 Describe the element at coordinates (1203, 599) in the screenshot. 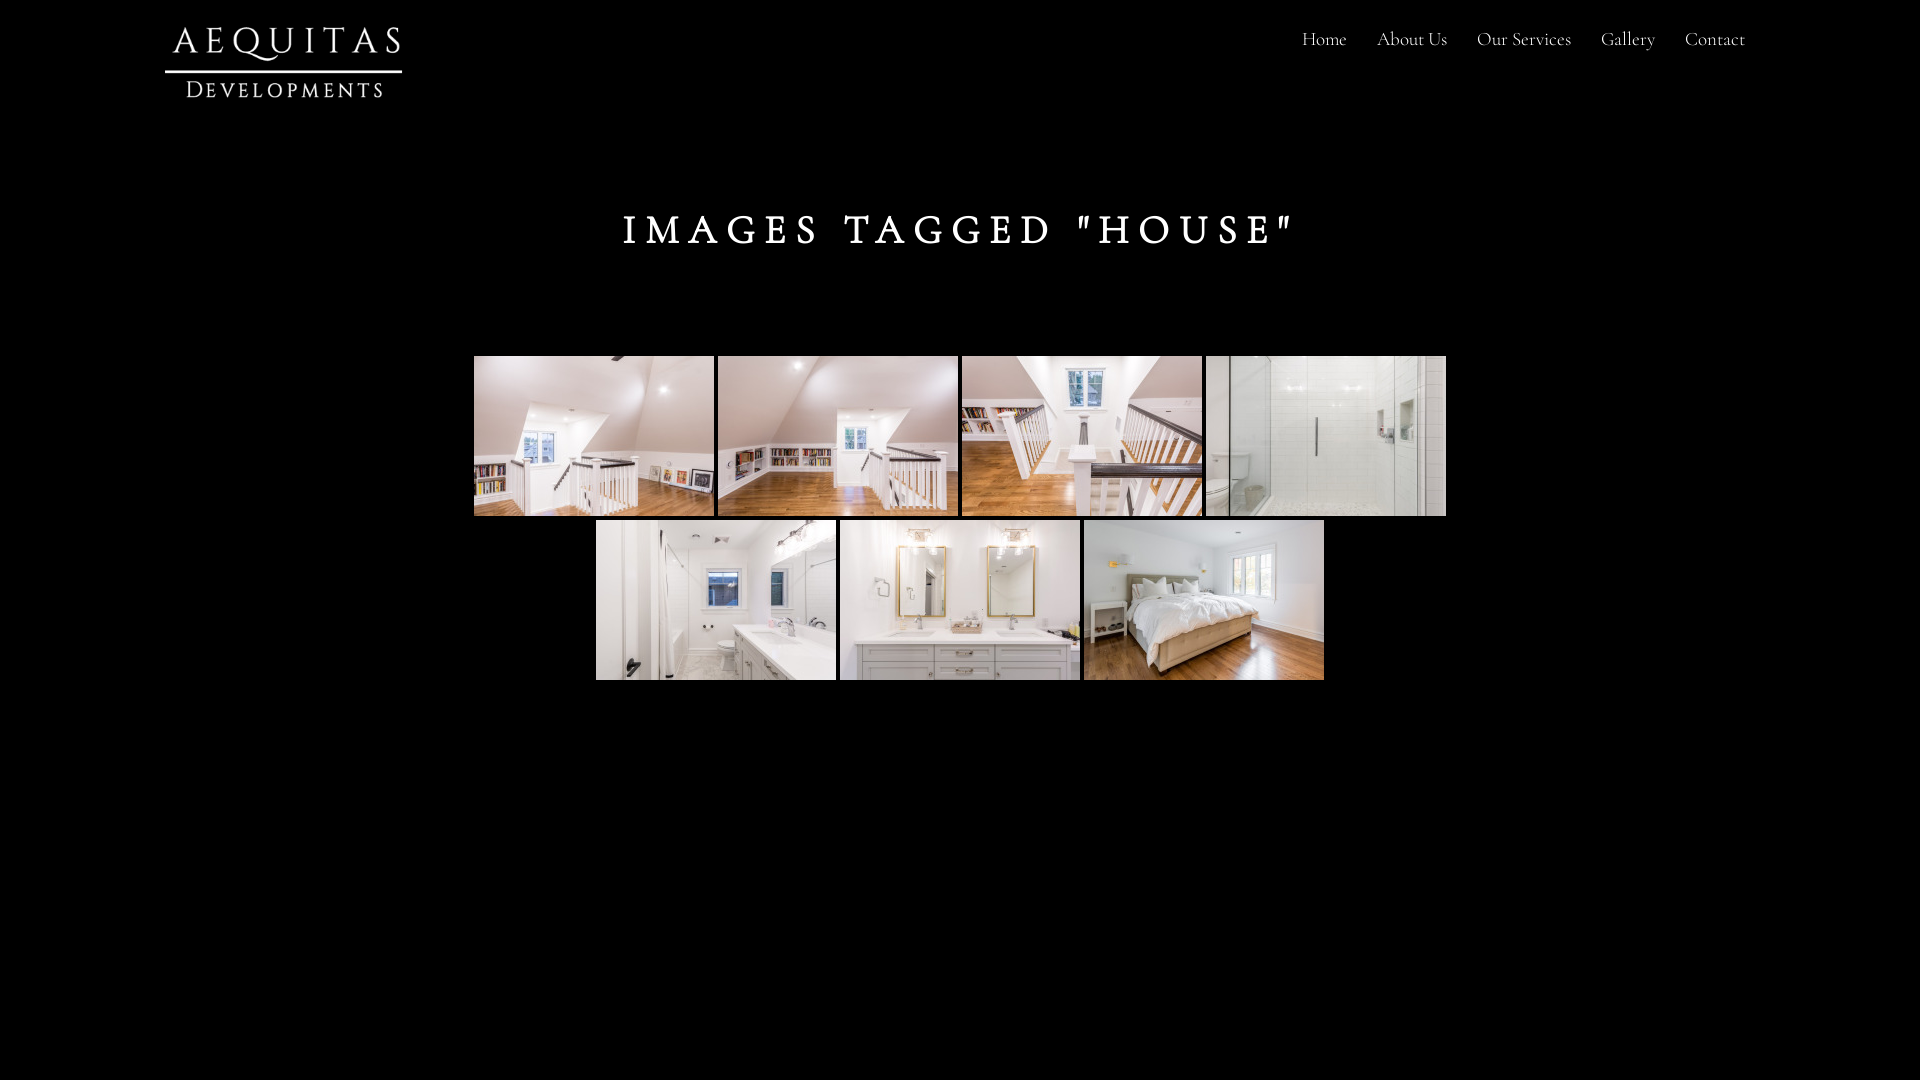

I see `'Glebe'` at that location.